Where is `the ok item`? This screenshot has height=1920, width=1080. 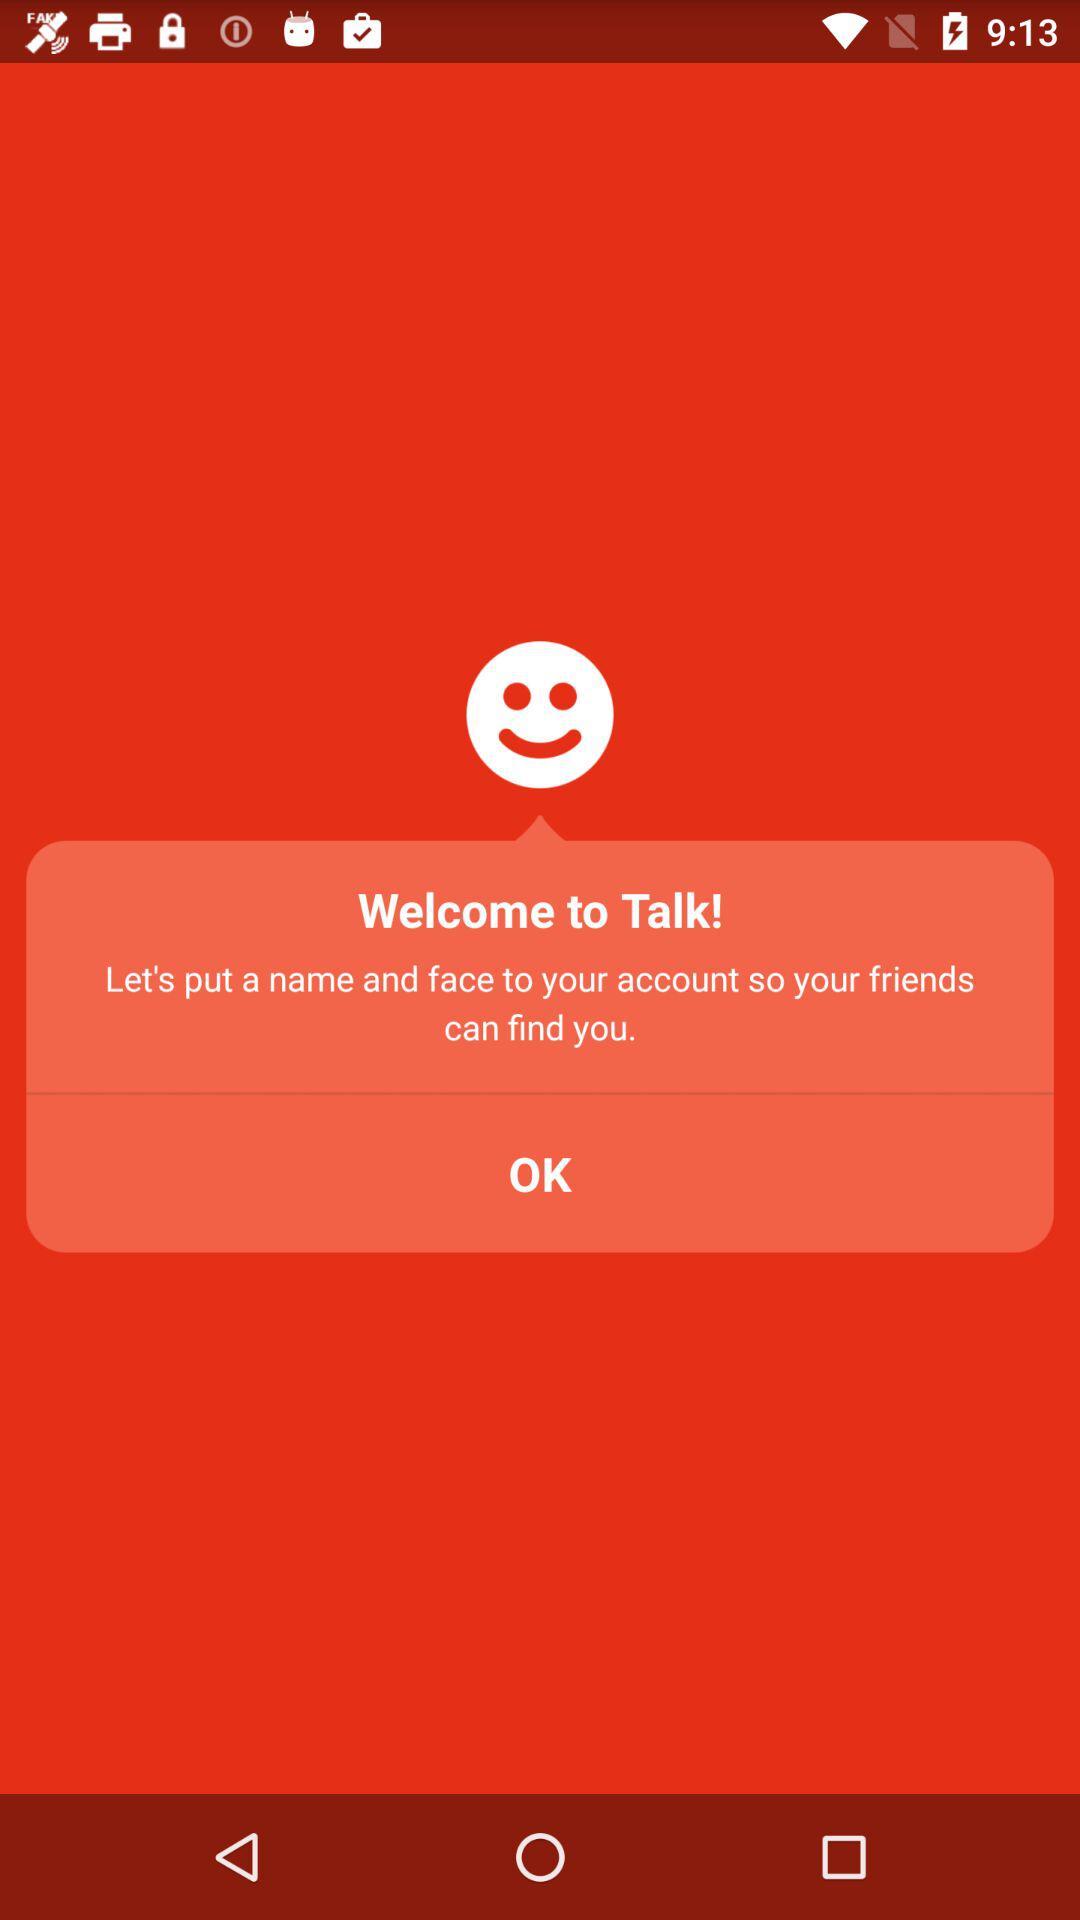
the ok item is located at coordinates (540, 1173).